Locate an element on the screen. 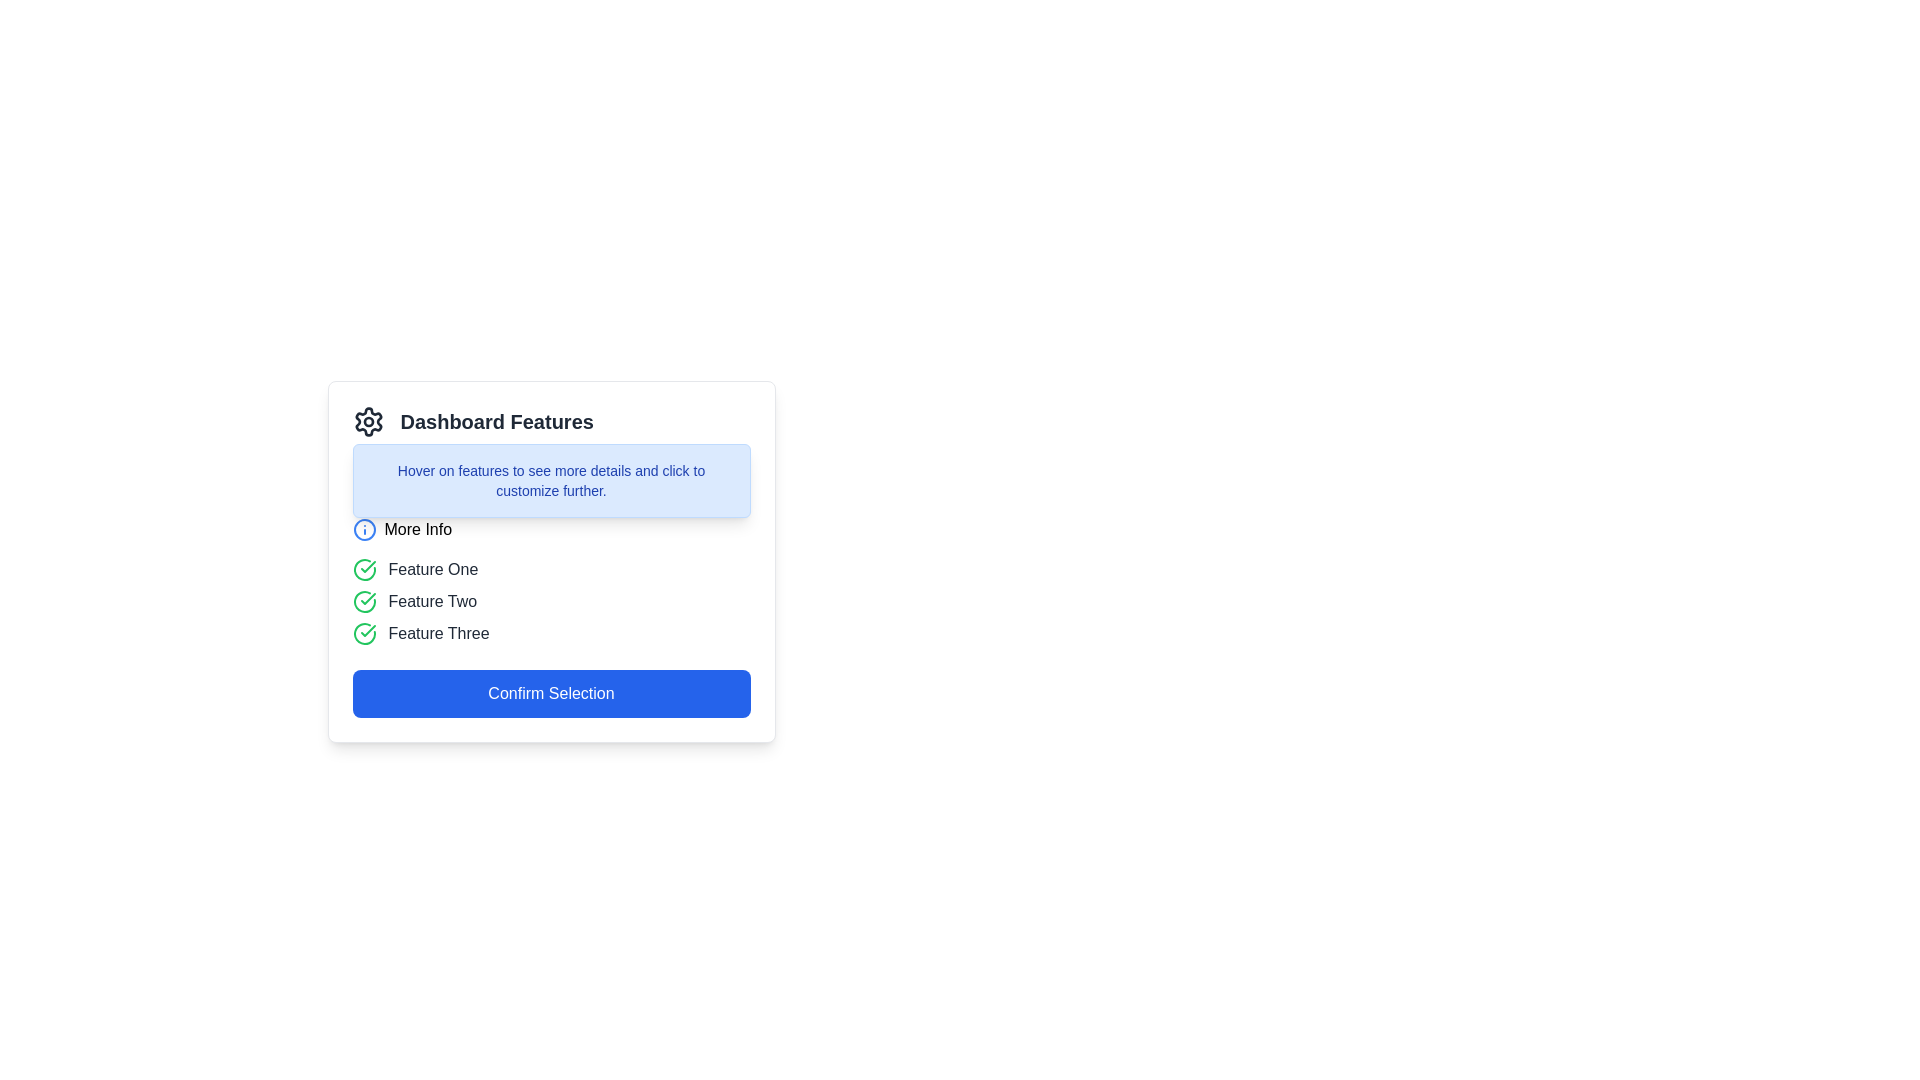  the larger circle icon indicating the selected status of the feature, located to the left of the text 'Feature Two' is located at coordinates (364, 570).